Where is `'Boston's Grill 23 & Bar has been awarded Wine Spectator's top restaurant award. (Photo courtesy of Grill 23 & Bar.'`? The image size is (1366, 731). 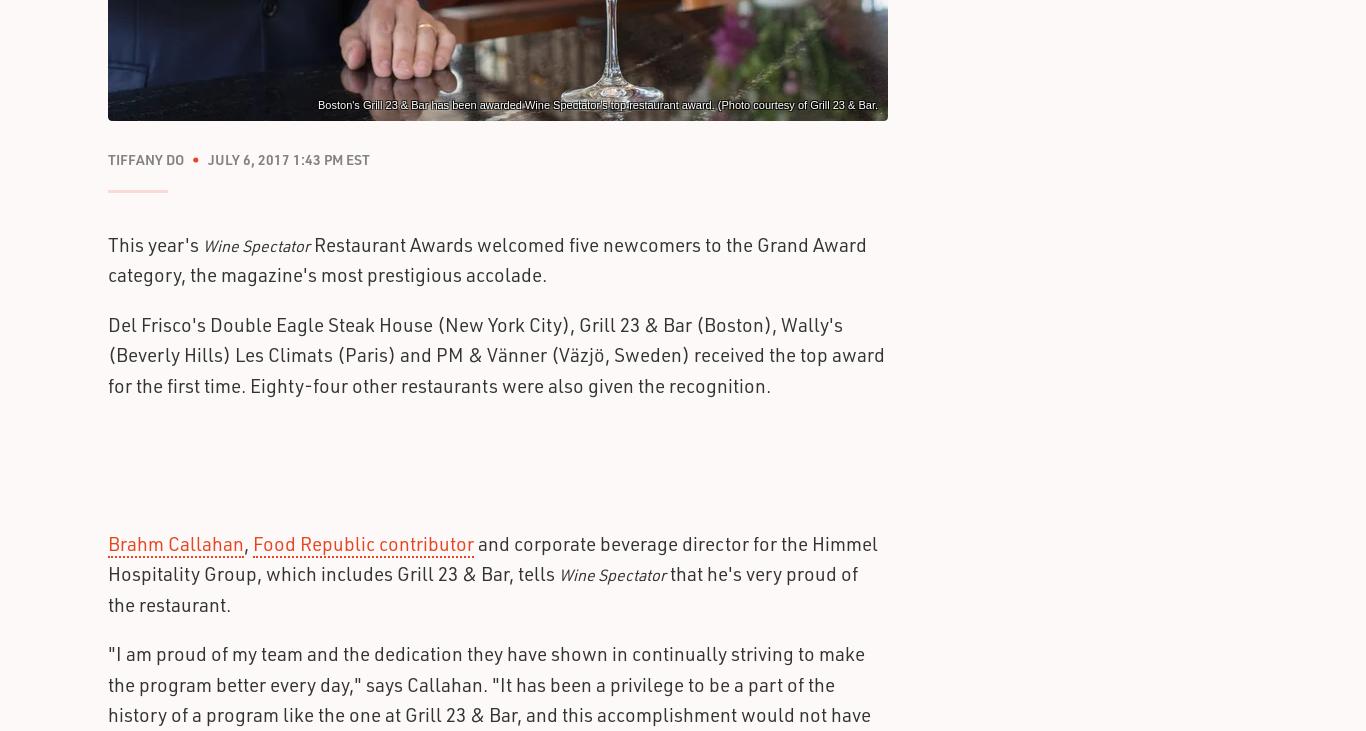 'Boston's Grill 23 & Bar has been awarded Wine Spectator's top restaurant award. (Photo courtesy of Grill 23 & Bar.' is located at coordinates (318, 103).